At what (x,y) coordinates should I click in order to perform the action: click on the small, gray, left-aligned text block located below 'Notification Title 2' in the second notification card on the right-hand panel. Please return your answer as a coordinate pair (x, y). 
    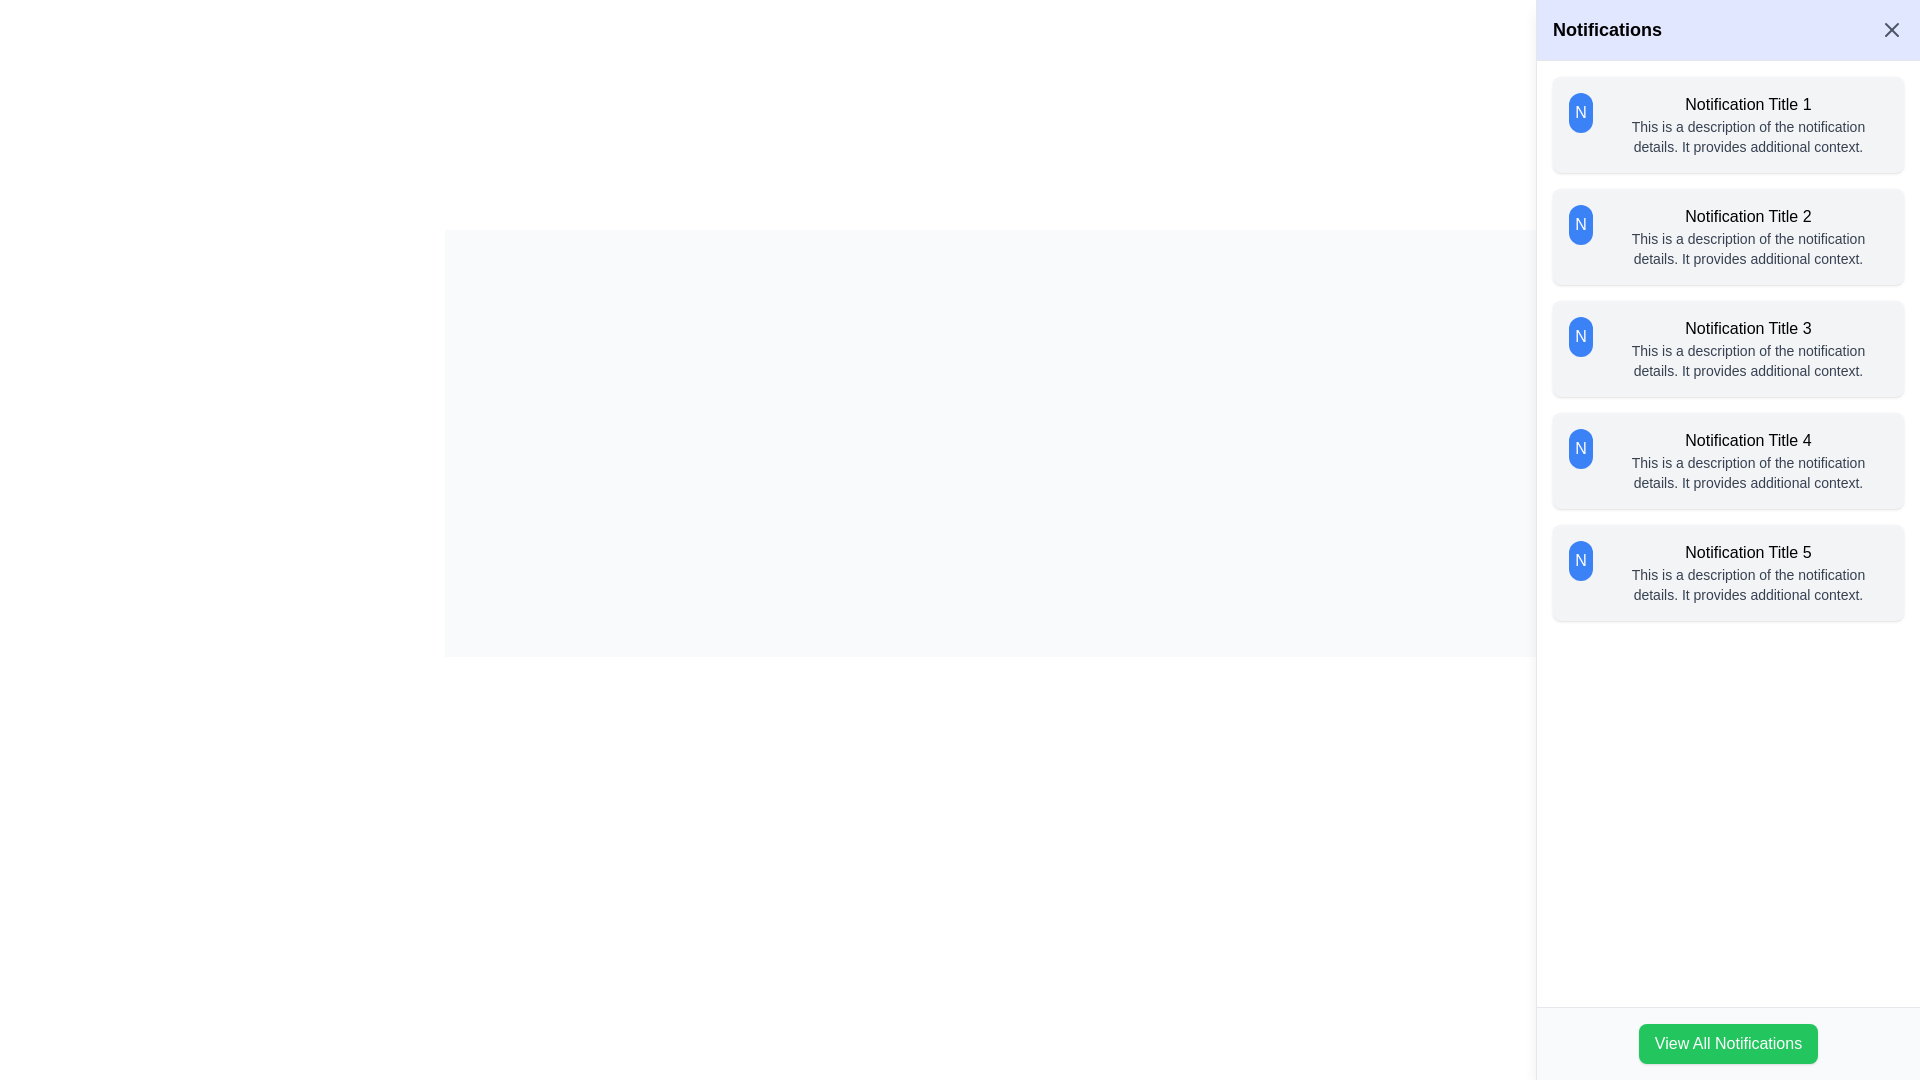
    Looking at the image, I should click on (1747, 248).